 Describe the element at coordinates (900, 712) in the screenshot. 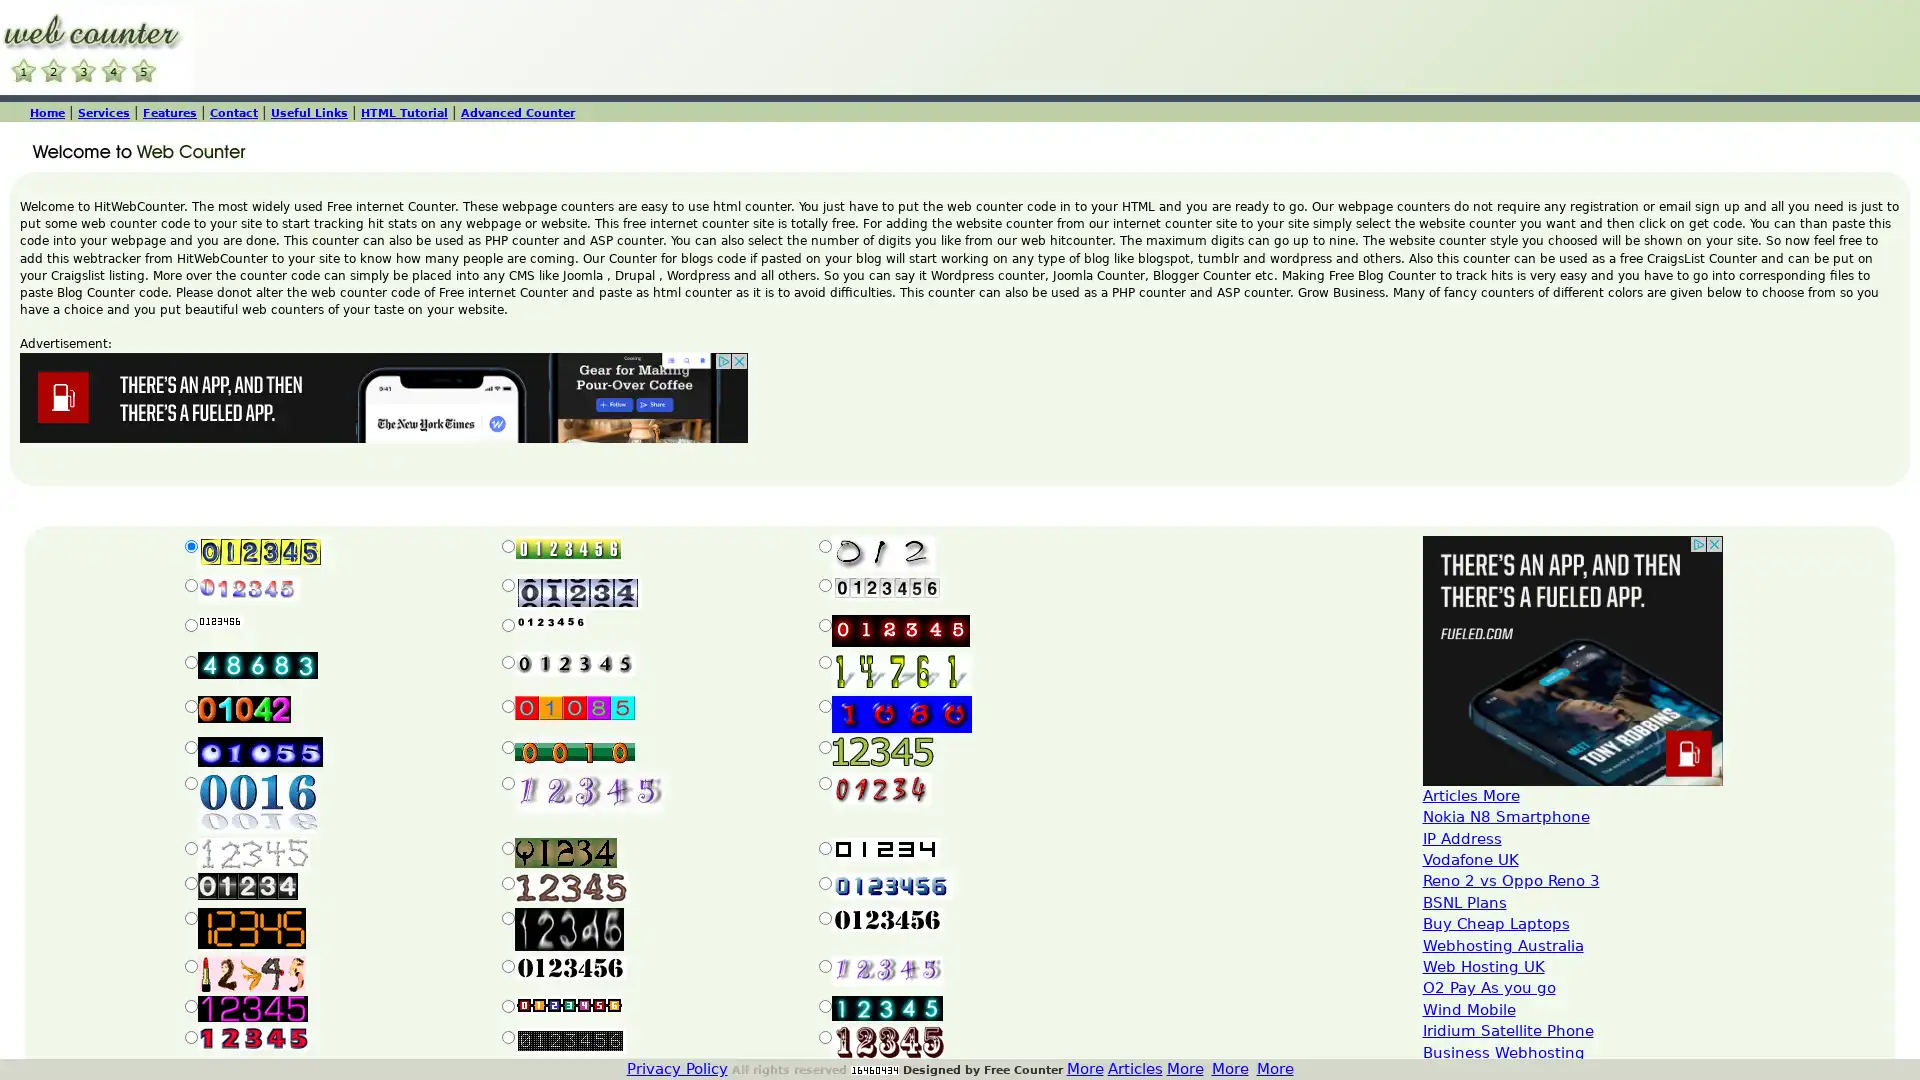

I see `Submit` at that location.